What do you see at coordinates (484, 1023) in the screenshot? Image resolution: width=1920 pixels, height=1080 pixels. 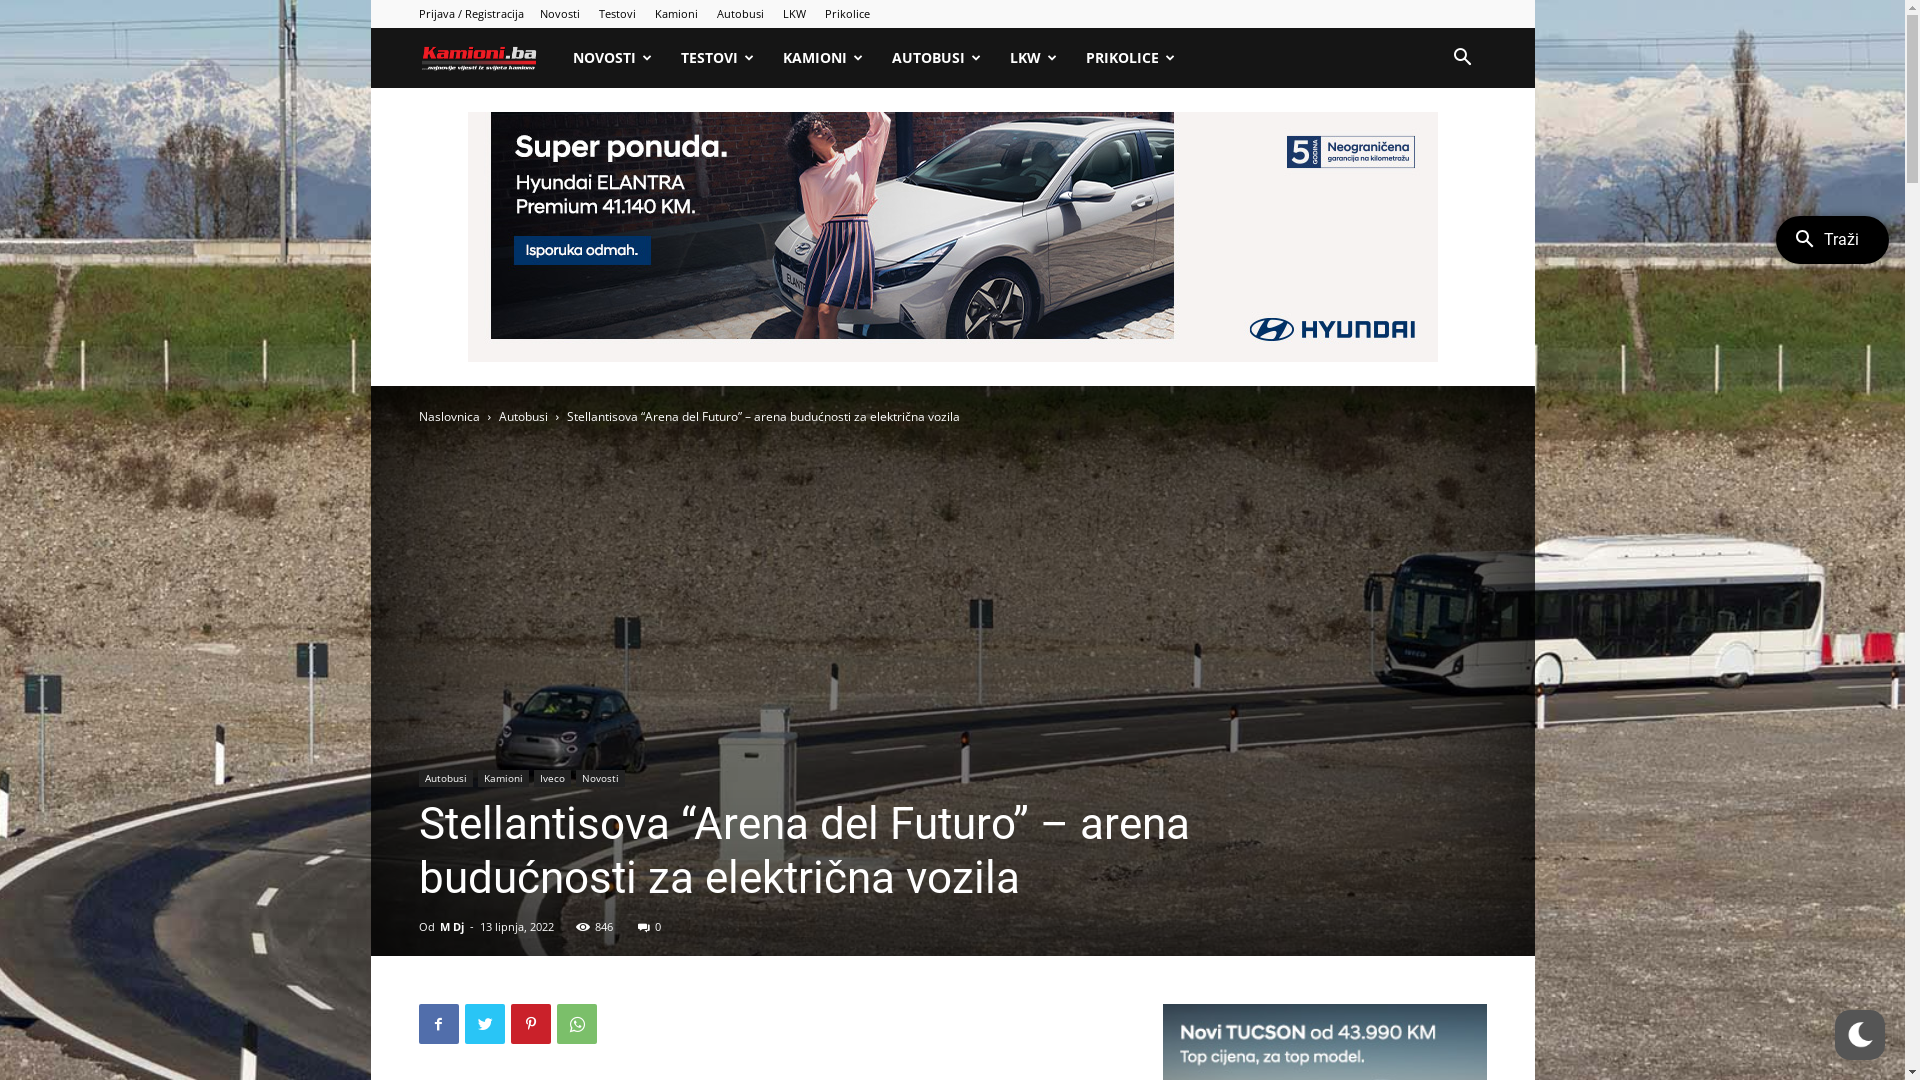 I see `'Twitter'` at bounding box center [484, 1023].